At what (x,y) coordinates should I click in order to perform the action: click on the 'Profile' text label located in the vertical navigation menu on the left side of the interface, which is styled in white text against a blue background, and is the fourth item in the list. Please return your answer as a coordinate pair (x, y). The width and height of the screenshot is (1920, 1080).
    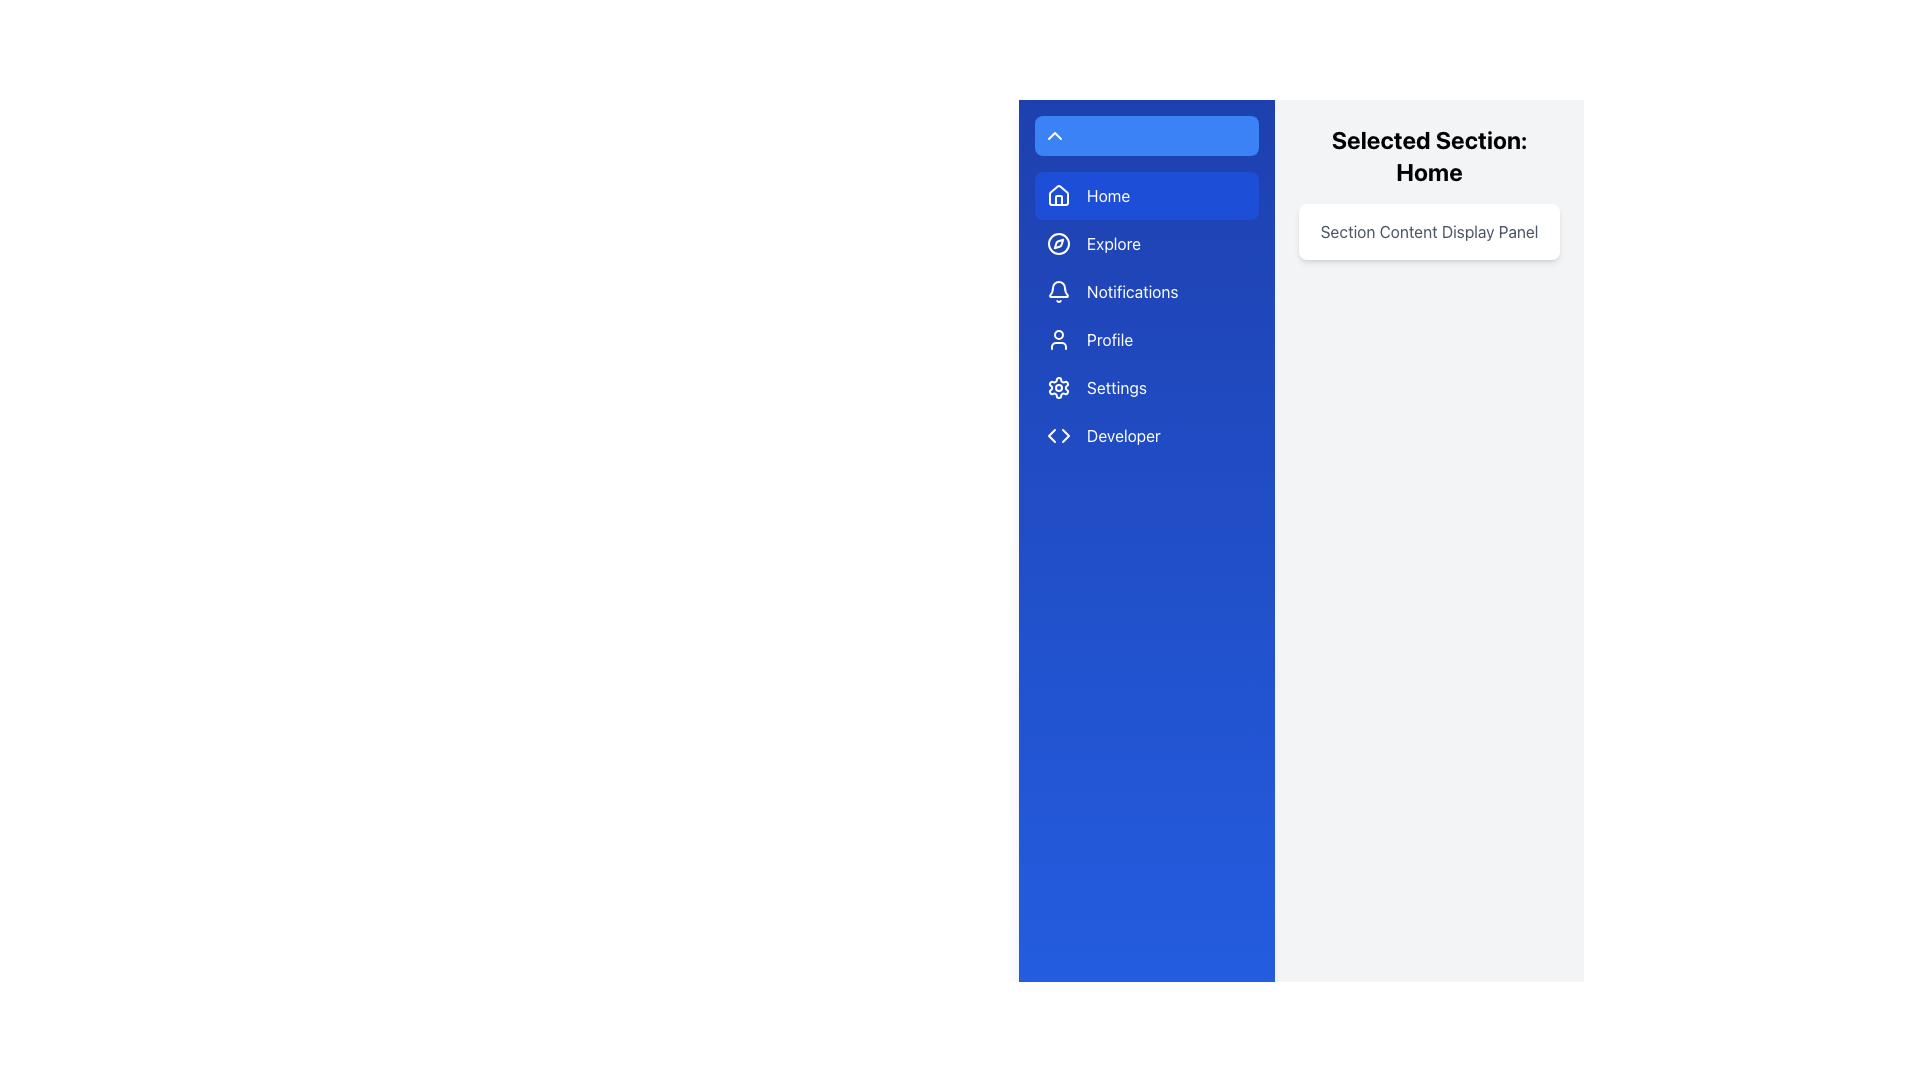
    Looking at the image, I should click on (1109, 338).